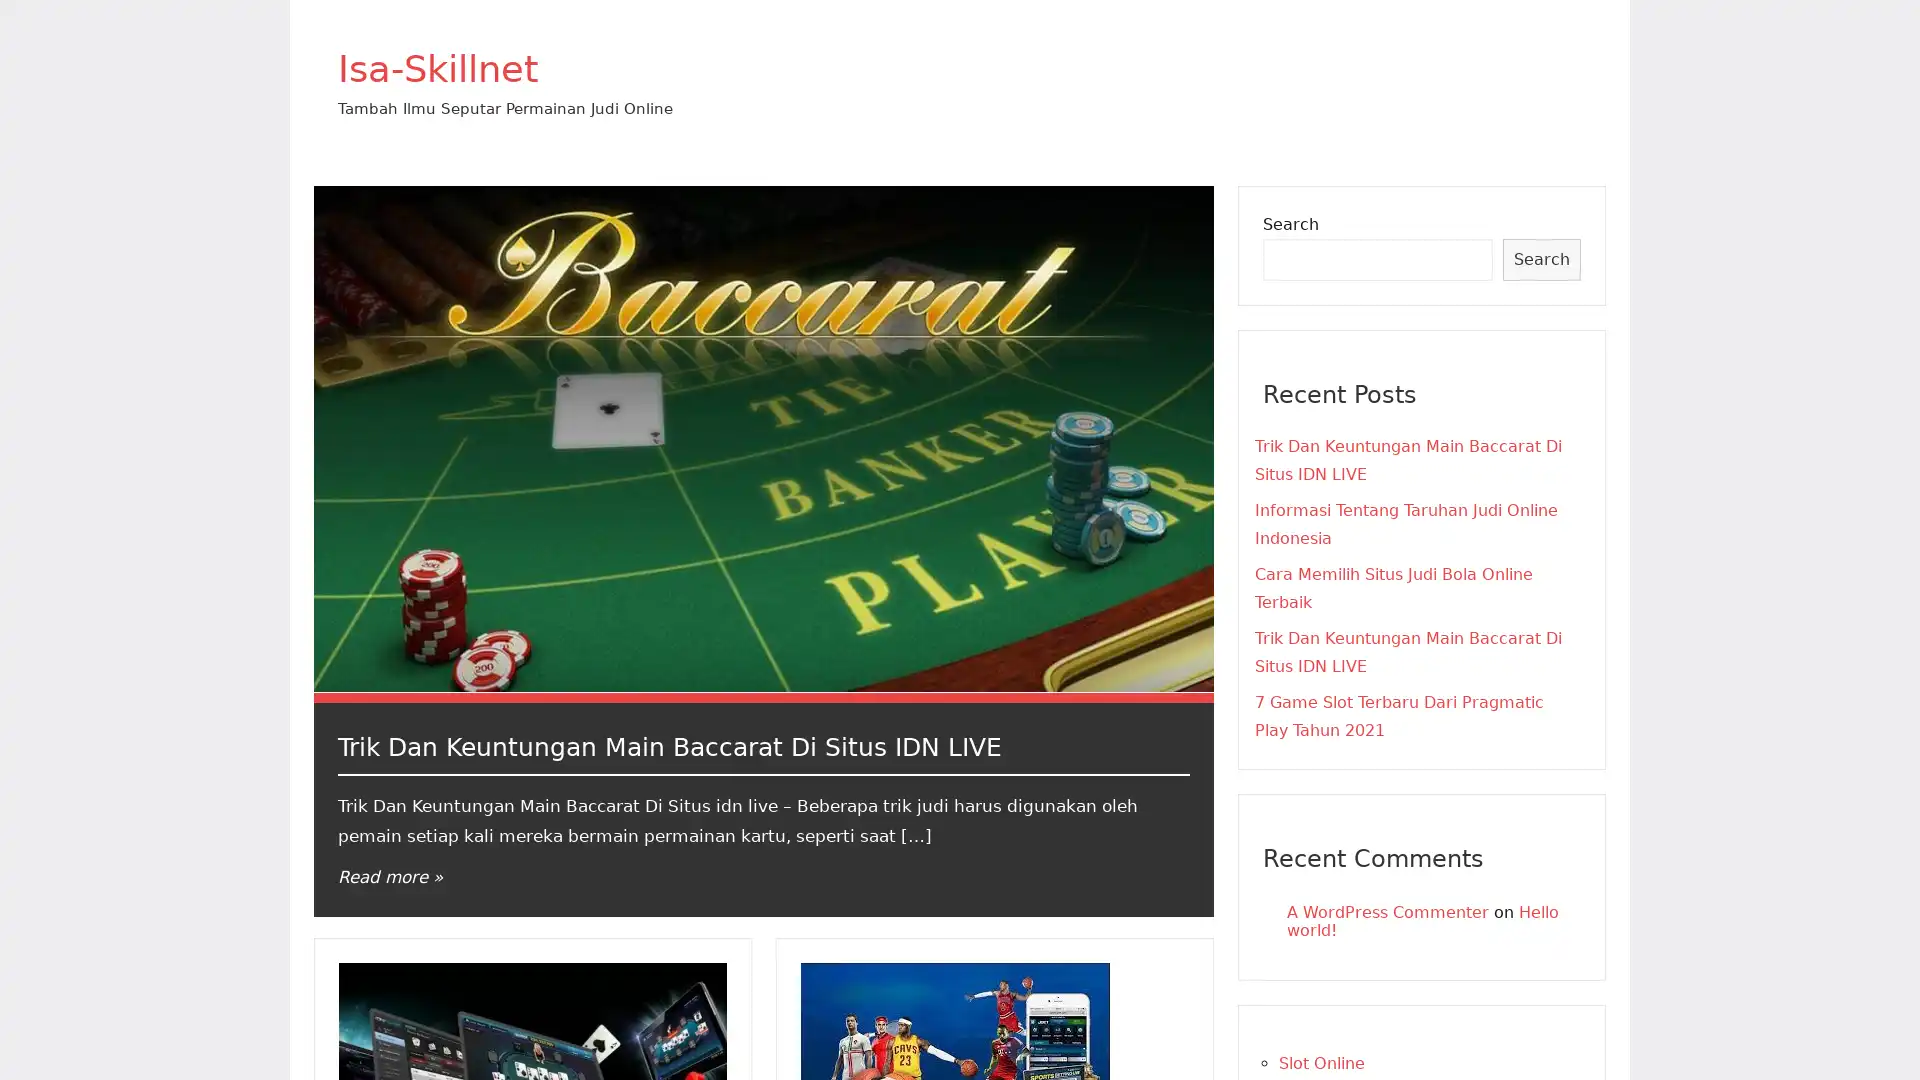 This screenshot has height=1080, width=1920. What do you see at coordinates (1540, 258) in the screenshot?
I see `Search` at bounding box center [1540, 258].